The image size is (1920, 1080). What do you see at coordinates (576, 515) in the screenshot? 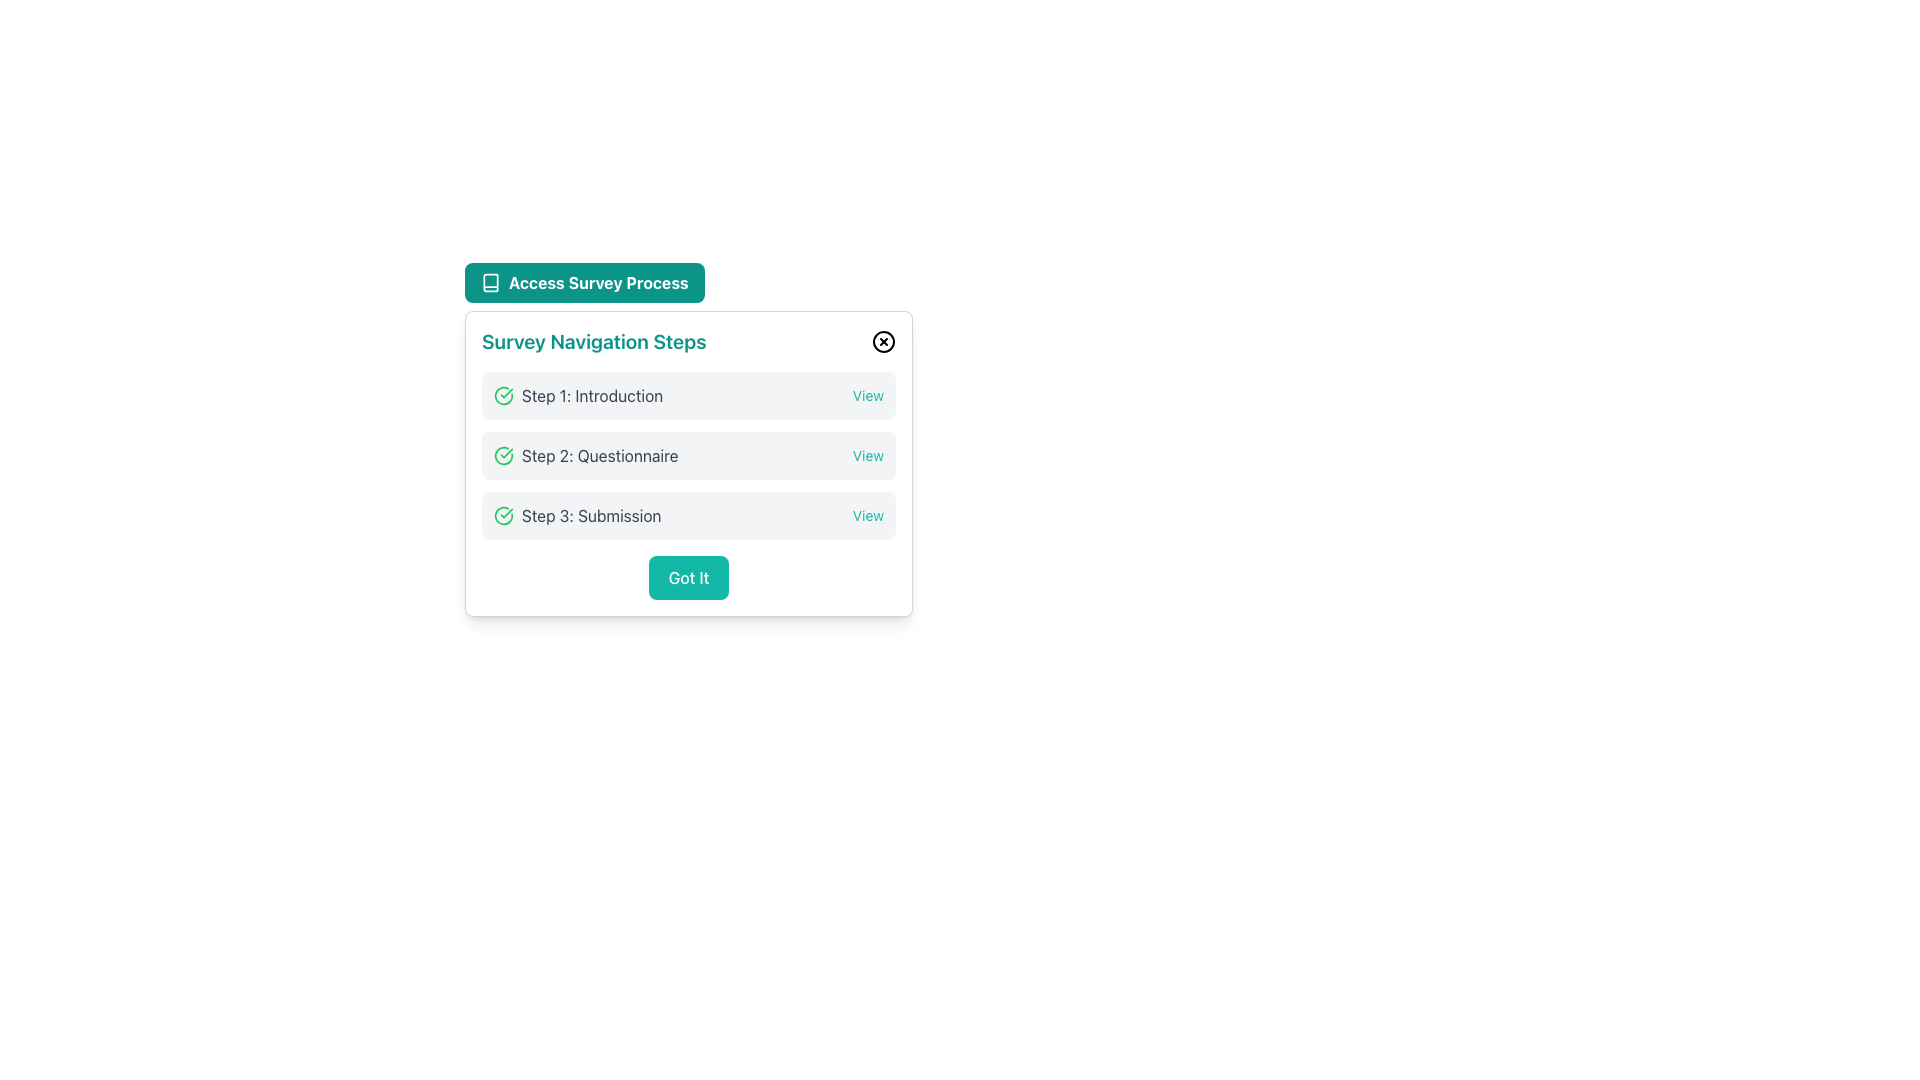
I see `the informational marker indicating the completion of the third step in the survey process, located at the bottom of the navigation steps list` at bounding box center [576, 515].